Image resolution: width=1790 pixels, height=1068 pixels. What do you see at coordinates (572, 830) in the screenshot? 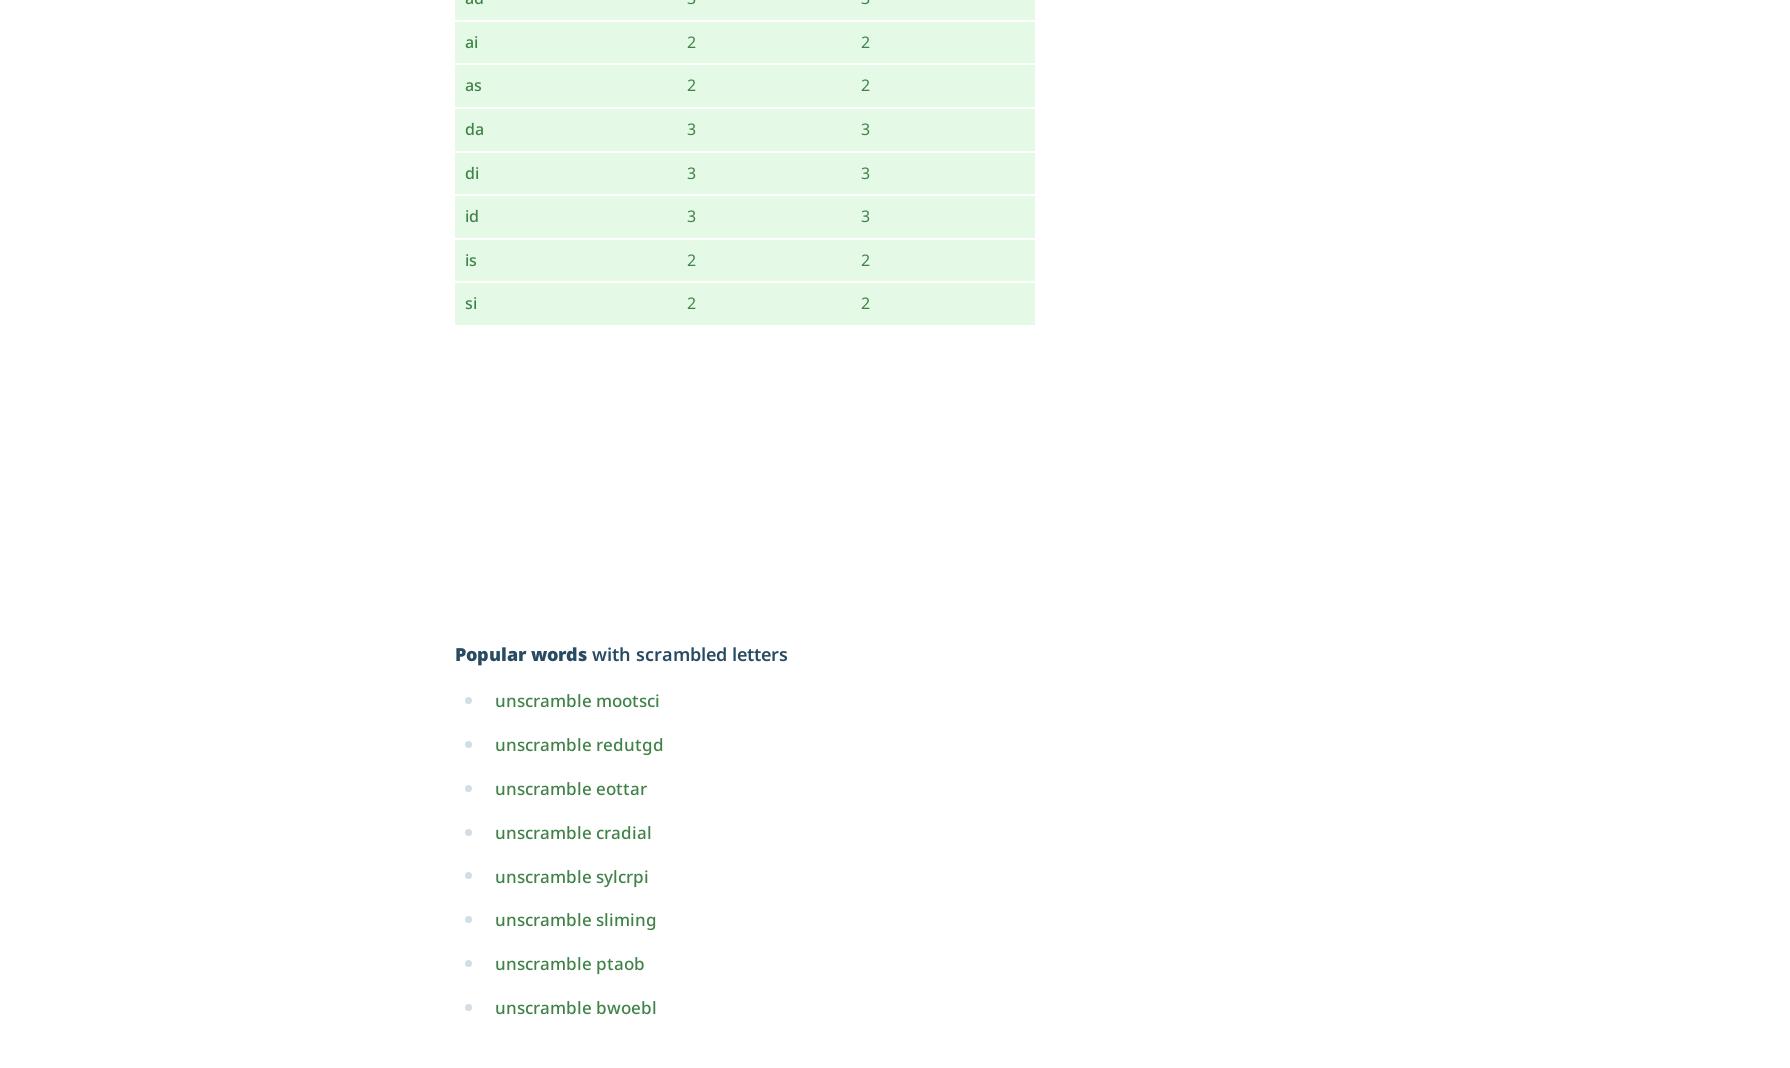
I see `'unscramble cradial'` at bounding box center [572, 830].